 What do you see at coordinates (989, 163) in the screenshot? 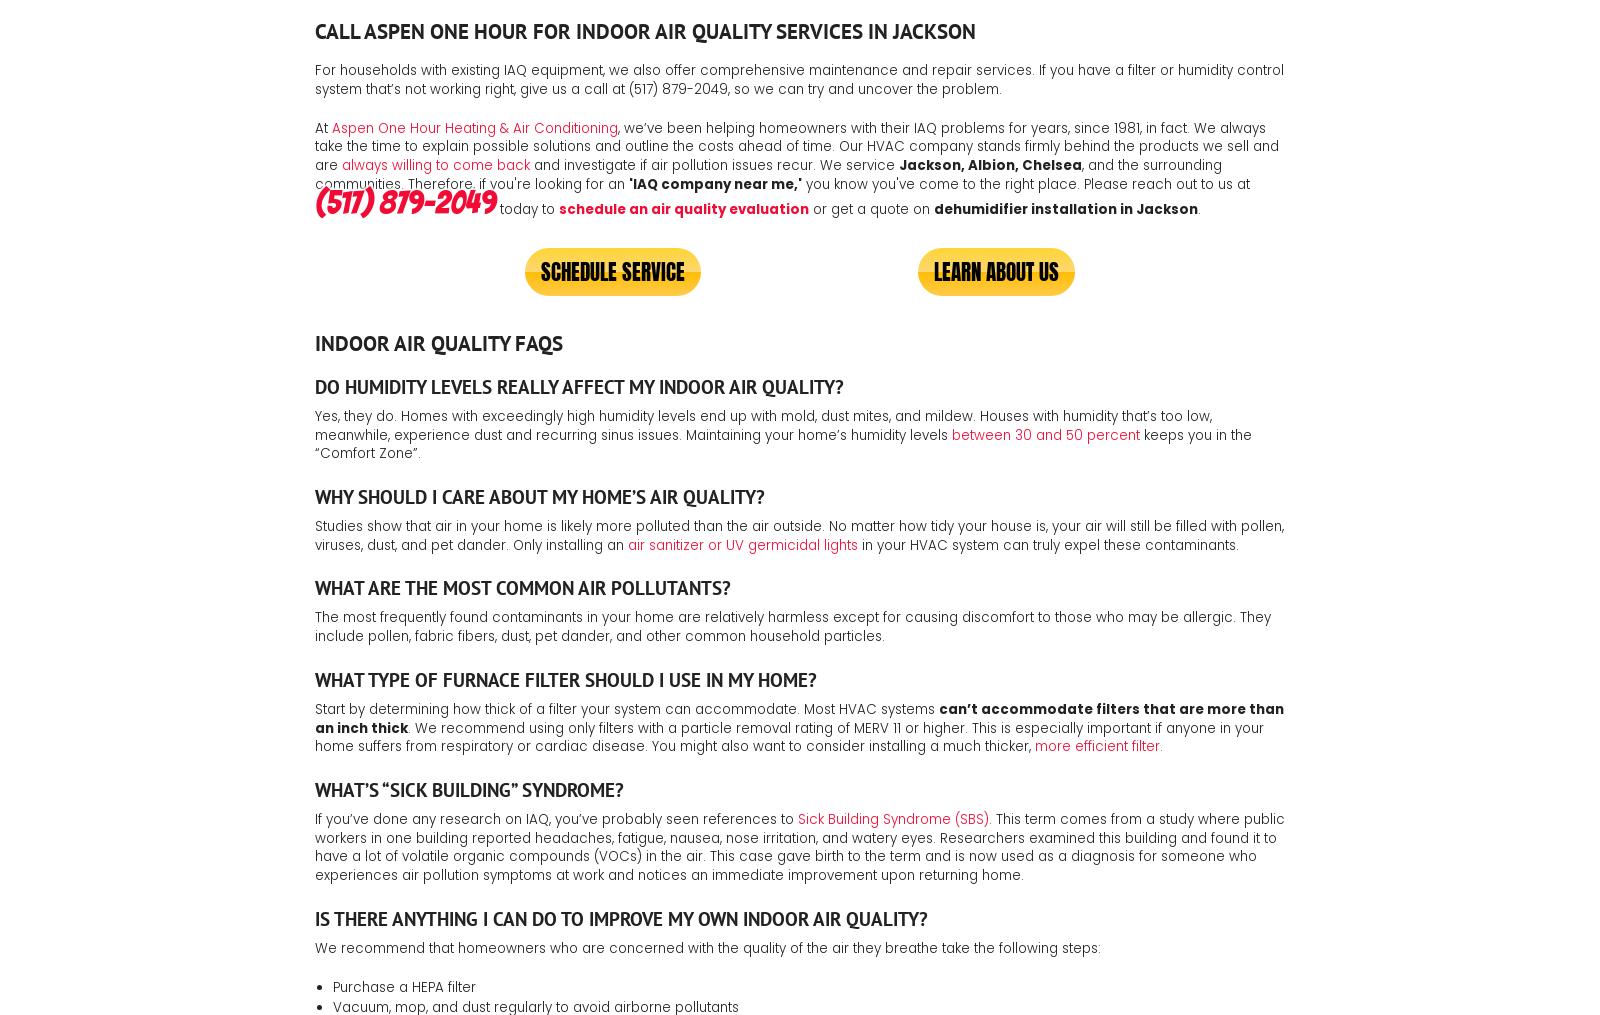
I see `'Jackson, Albion, Chelsea'` at bounding box center [989, 163].